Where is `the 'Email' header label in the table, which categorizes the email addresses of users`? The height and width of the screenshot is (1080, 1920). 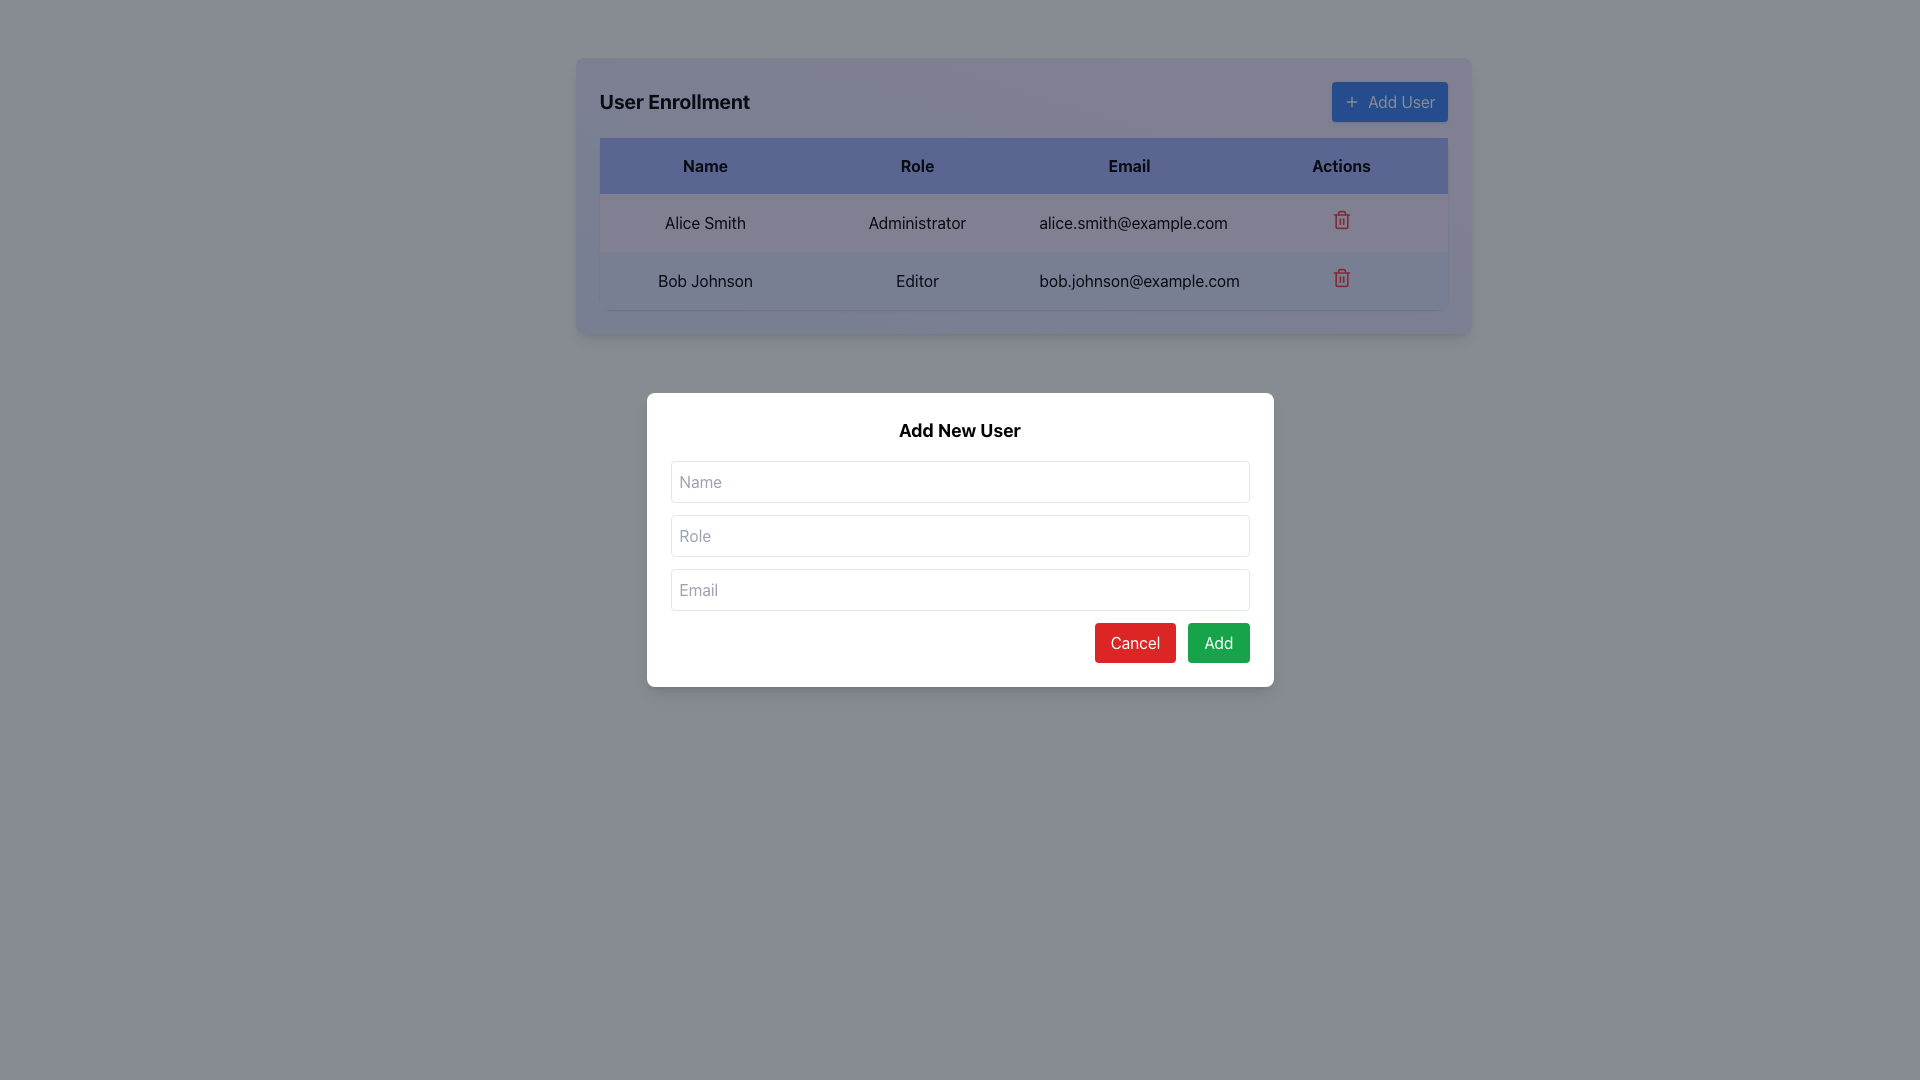 the 'Email' header label in the table, which categorizes the email addresses of users is located at coordinates (1129, 164).